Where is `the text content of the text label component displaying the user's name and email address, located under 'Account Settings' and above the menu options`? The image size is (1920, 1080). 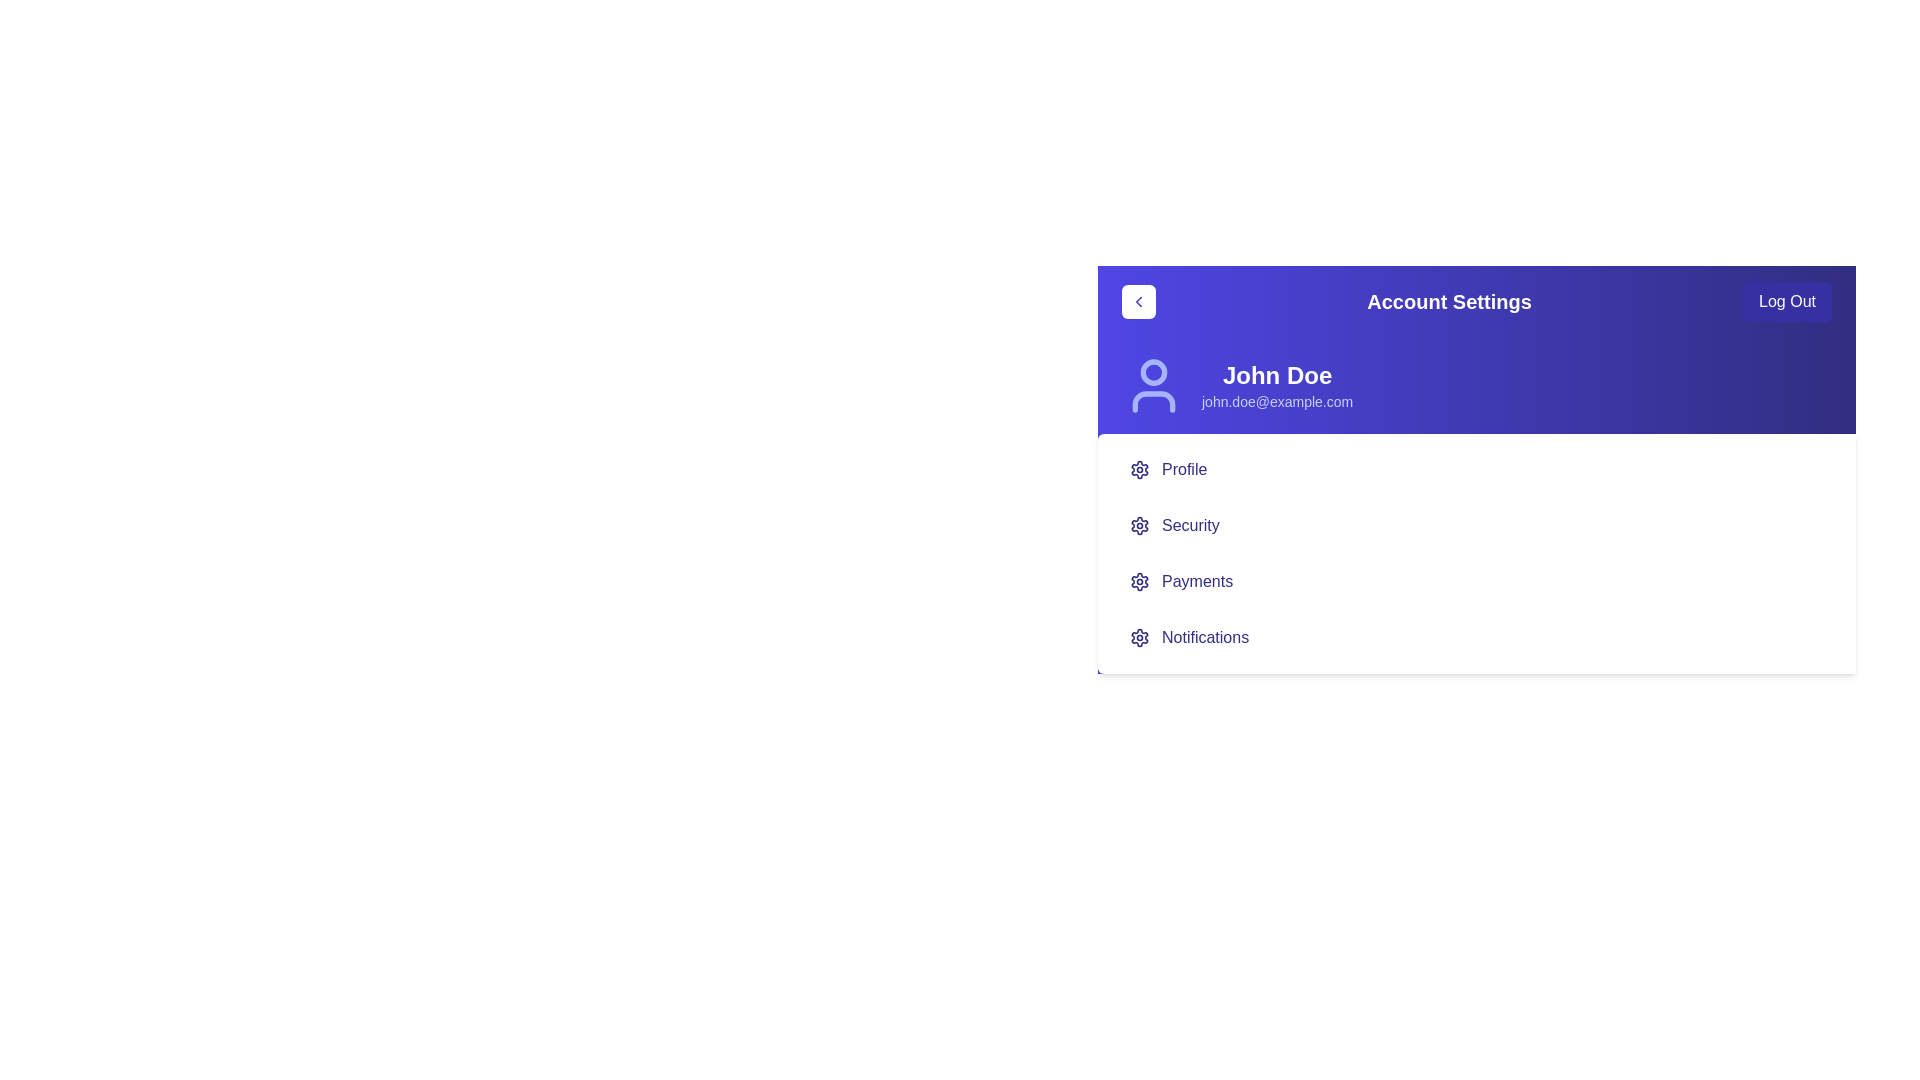
the text content of the text label component displaying the user's name and email address, located under 'Account Settings' and above the menu options is located at coordinates (1276, 385).